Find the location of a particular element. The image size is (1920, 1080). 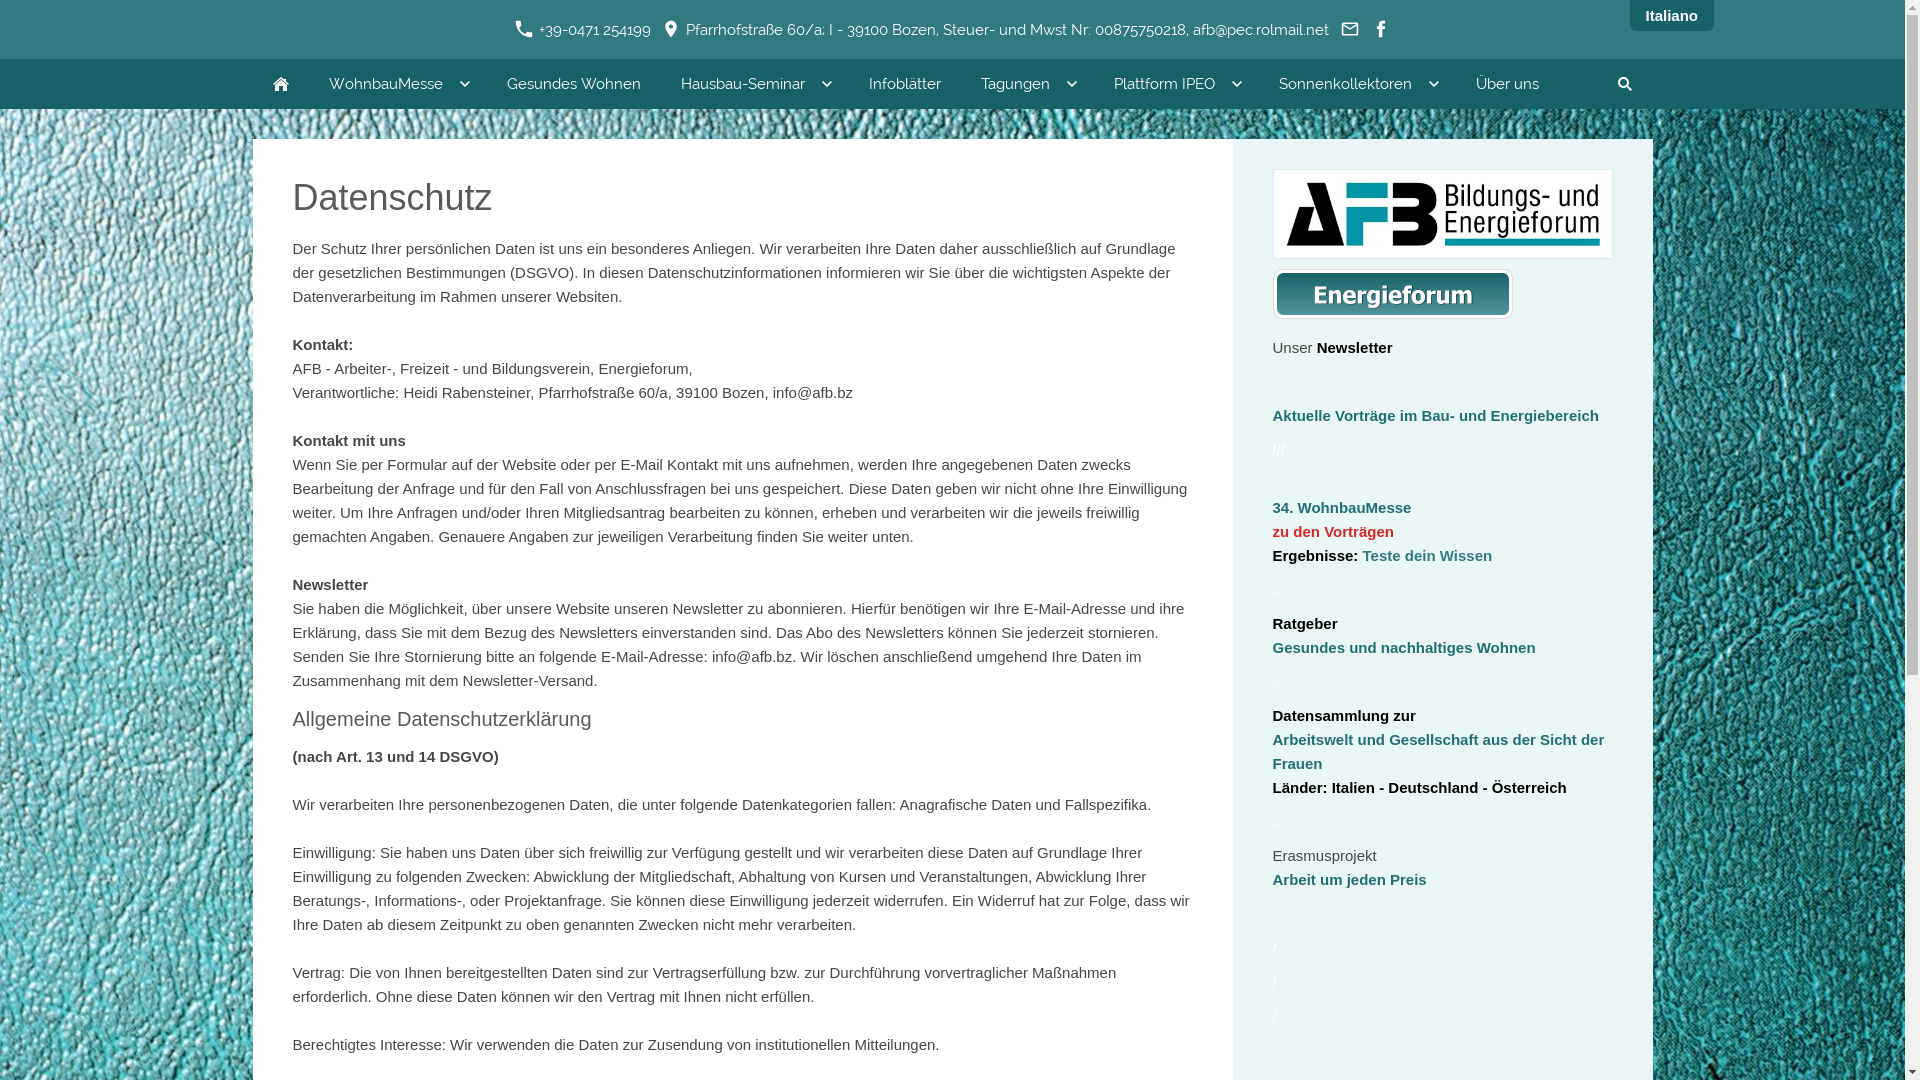

' +39-0471 254199' is located at coordinates (581, 30).